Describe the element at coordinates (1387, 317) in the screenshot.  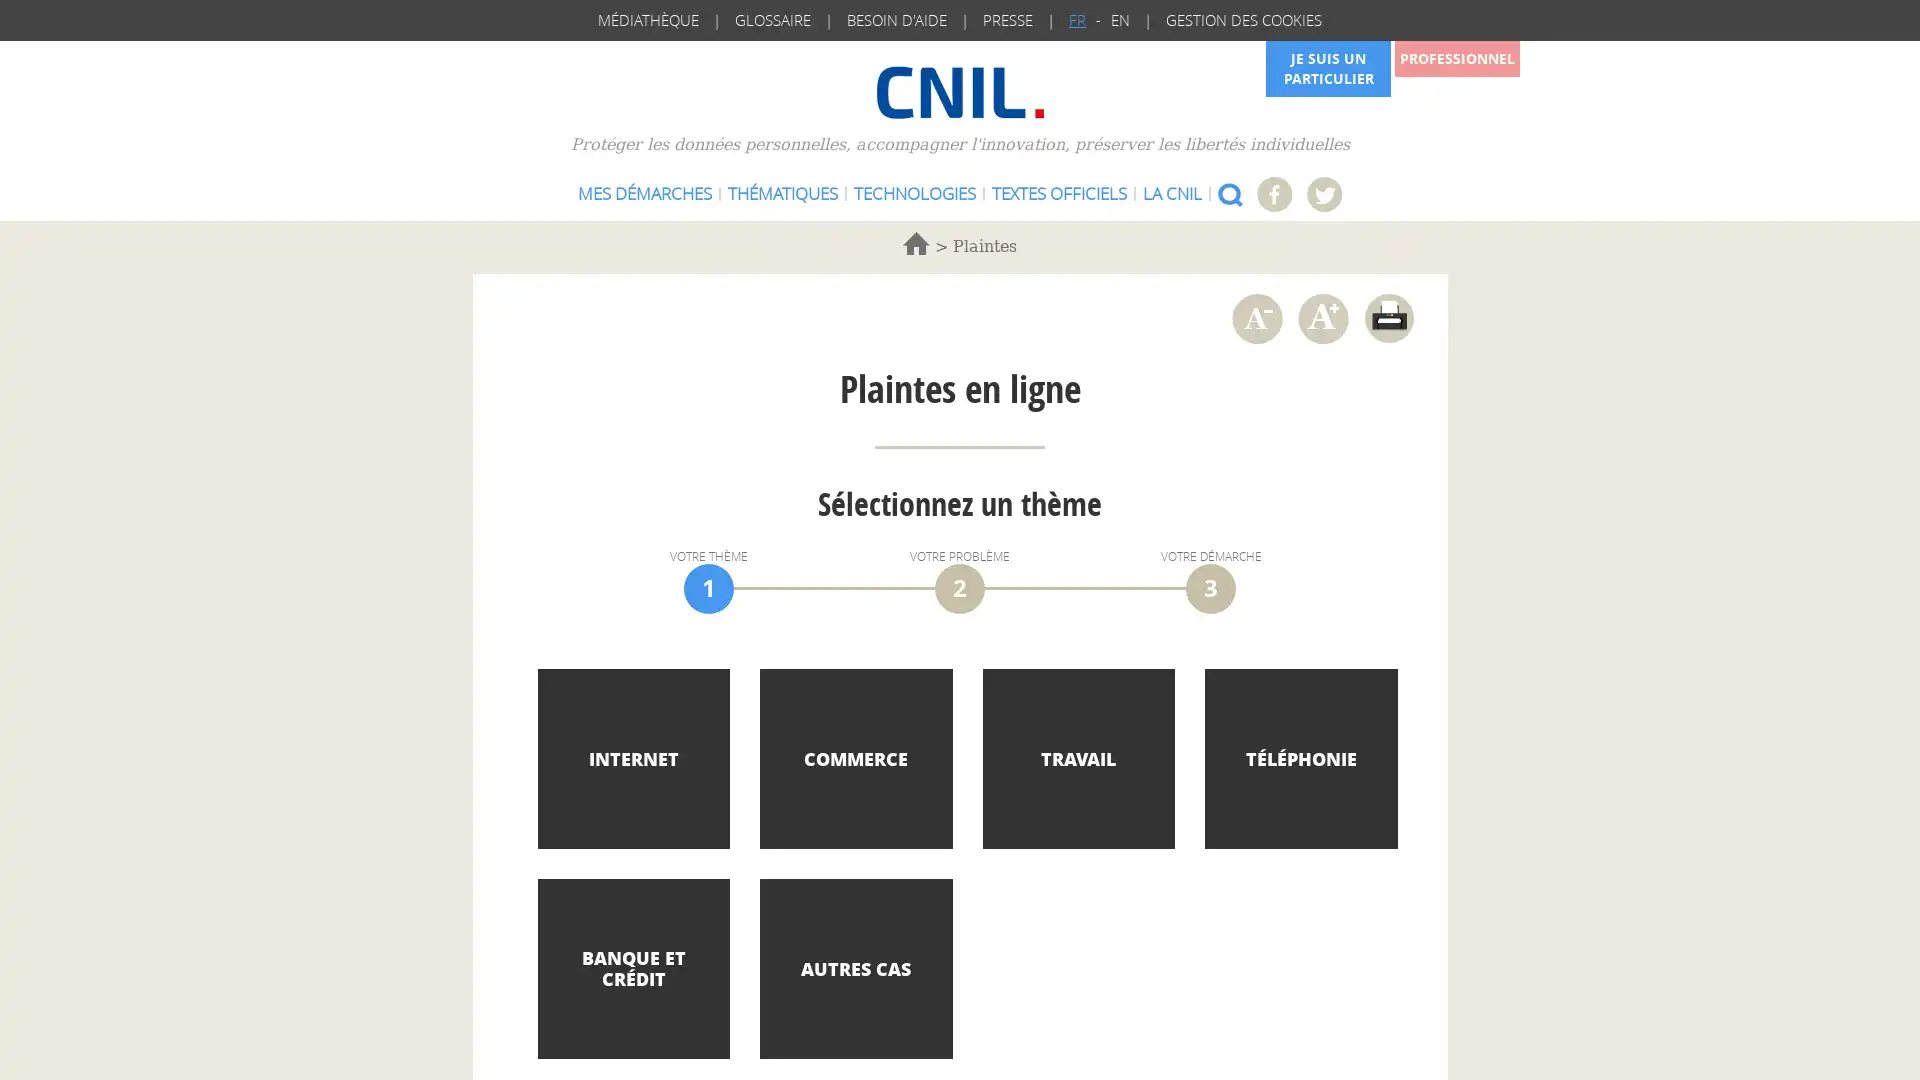
I see `Imprimer l'article` at that location.